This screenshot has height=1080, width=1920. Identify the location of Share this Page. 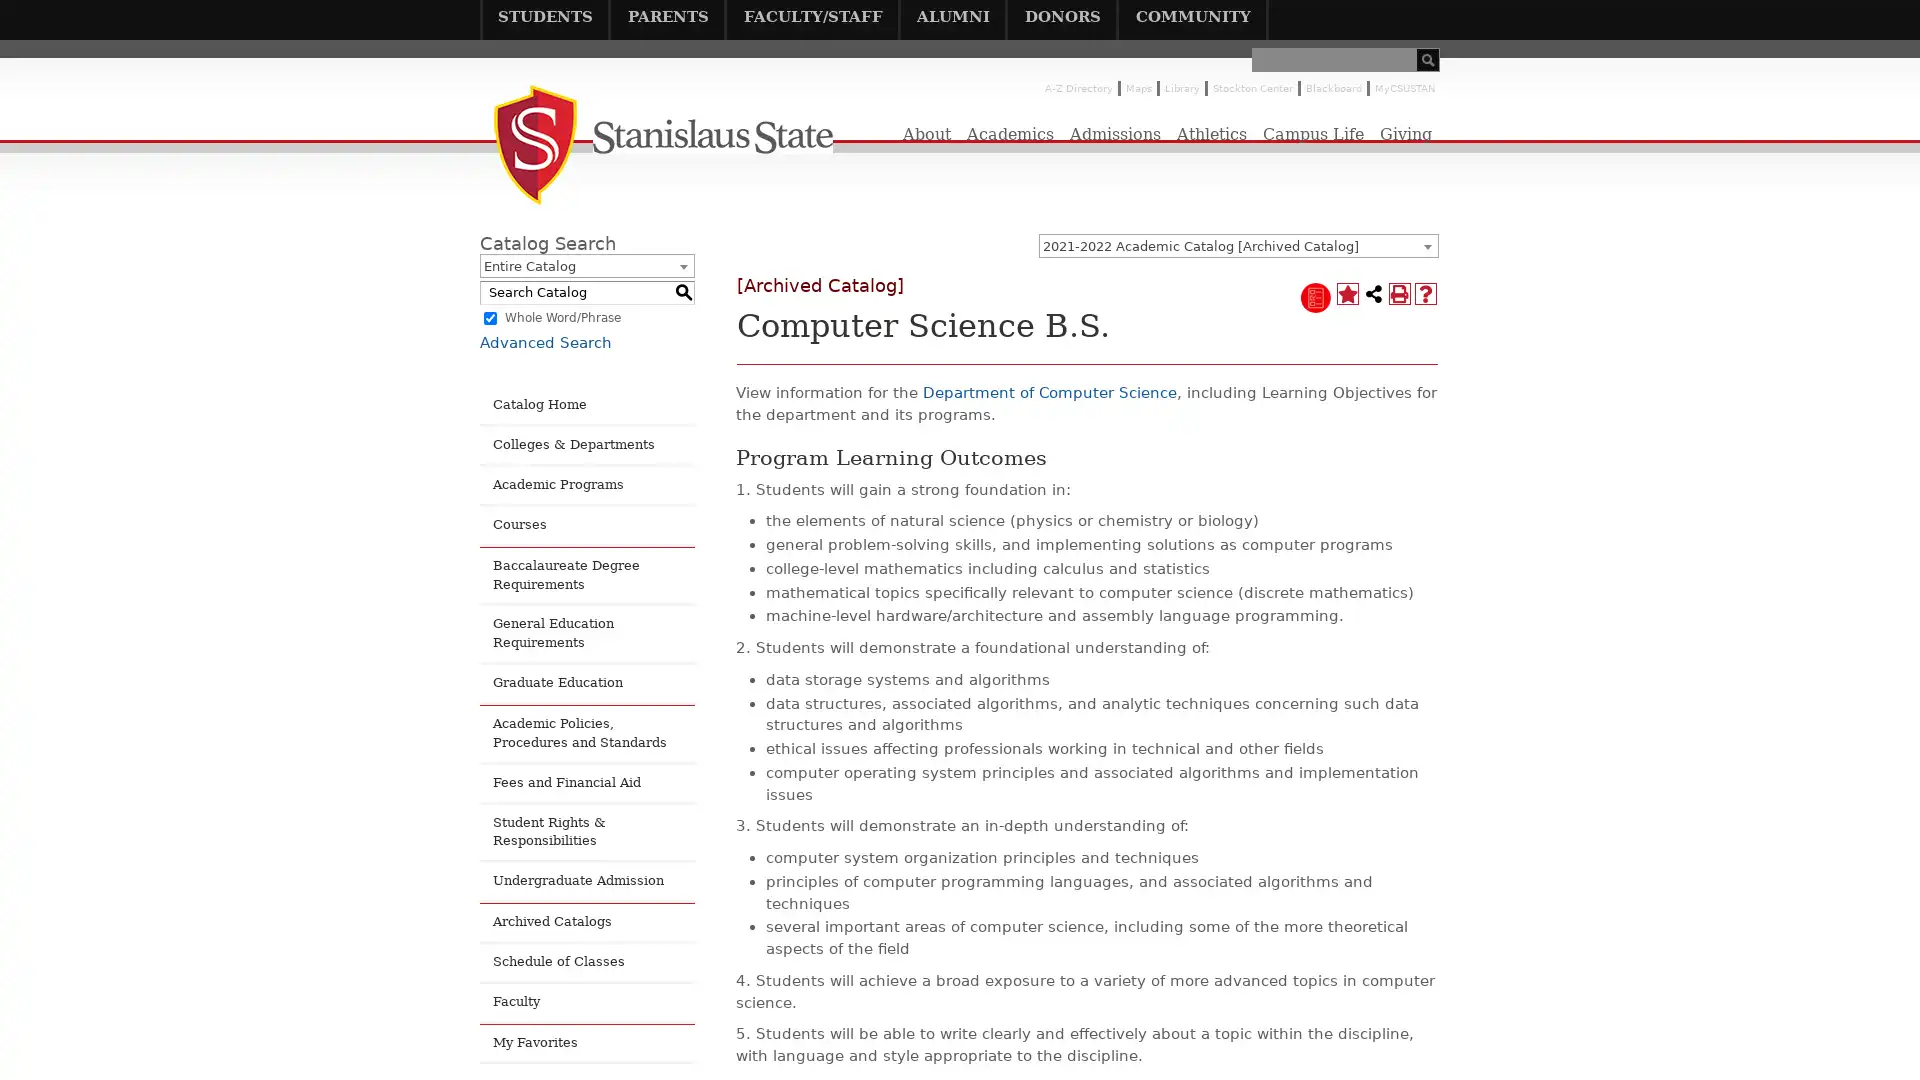
(1372, 293).